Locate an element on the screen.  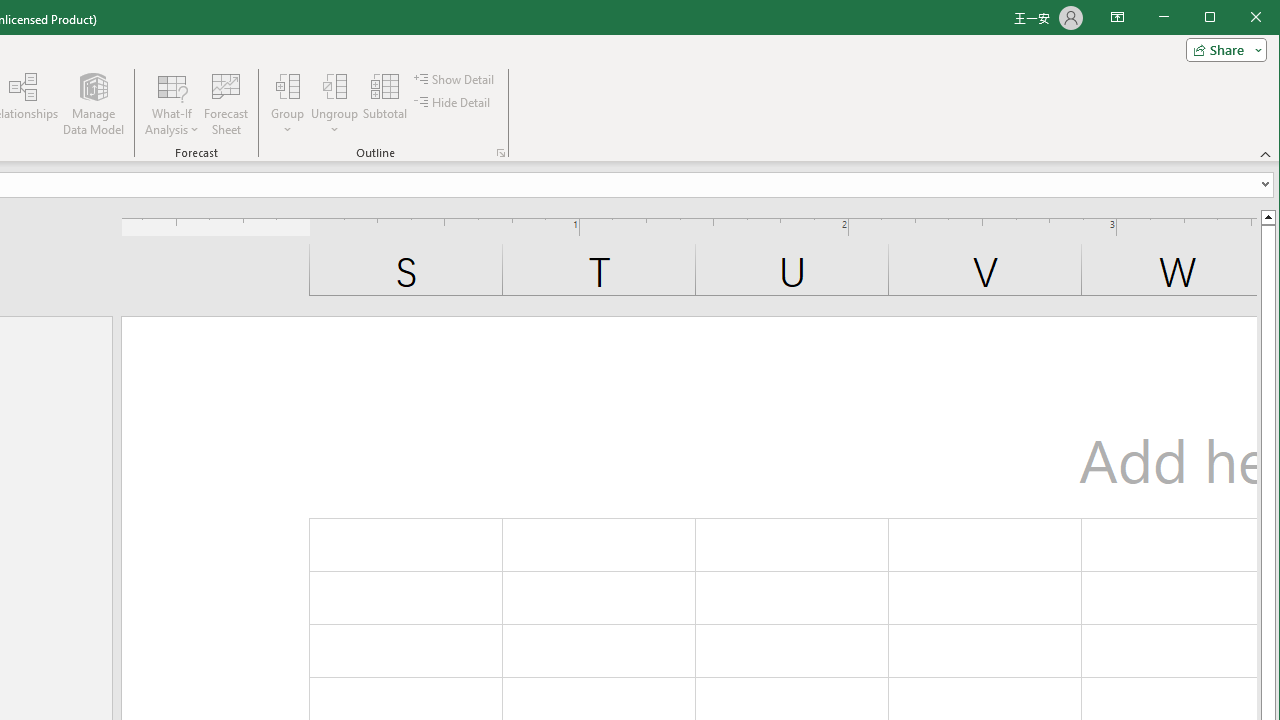
'Ribbon Display Options' is located at coordinates (1116, 18).